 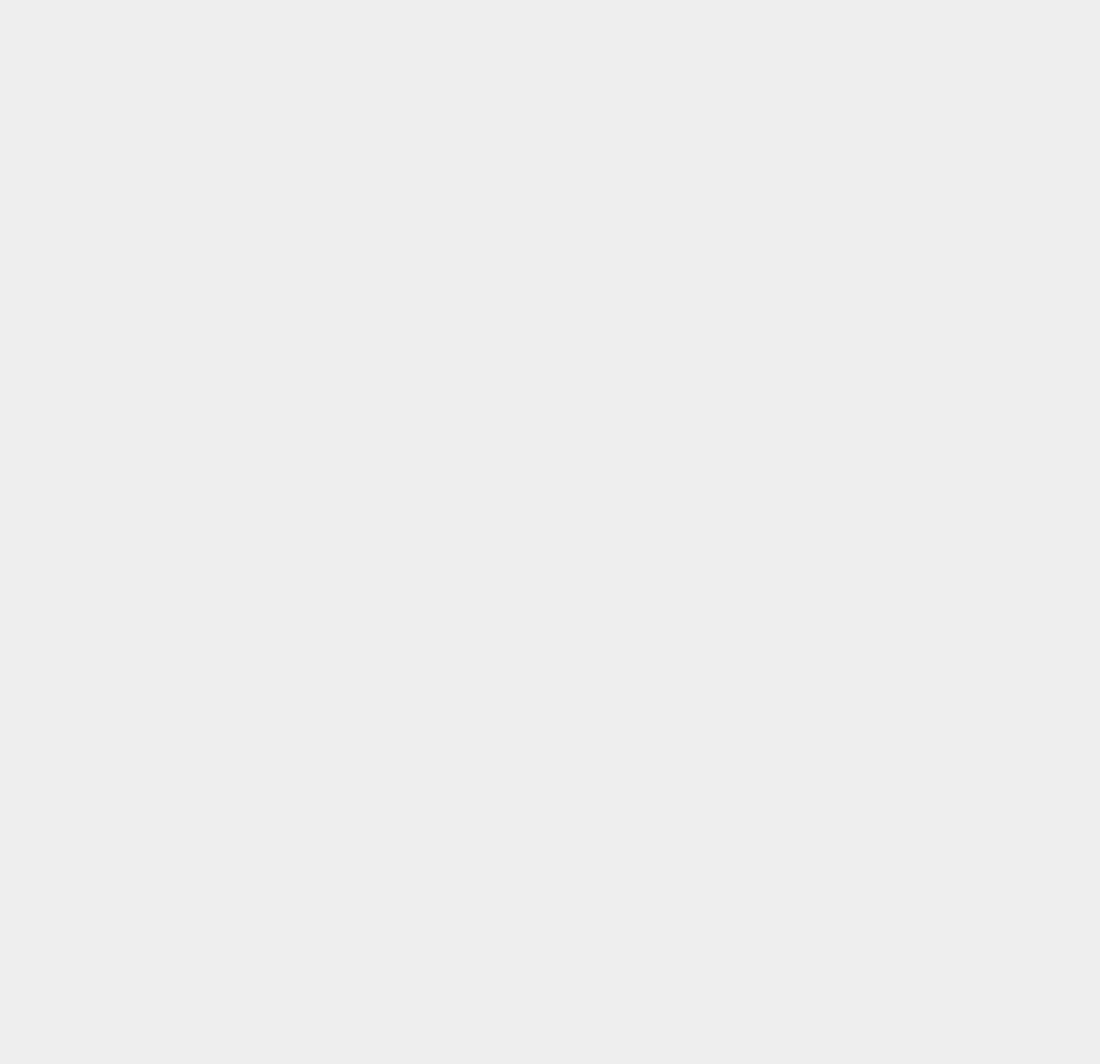 What do you see at coordinates (808, 215) in the screenshot?
I see `'Android P'` at bounding box center [808, 215].